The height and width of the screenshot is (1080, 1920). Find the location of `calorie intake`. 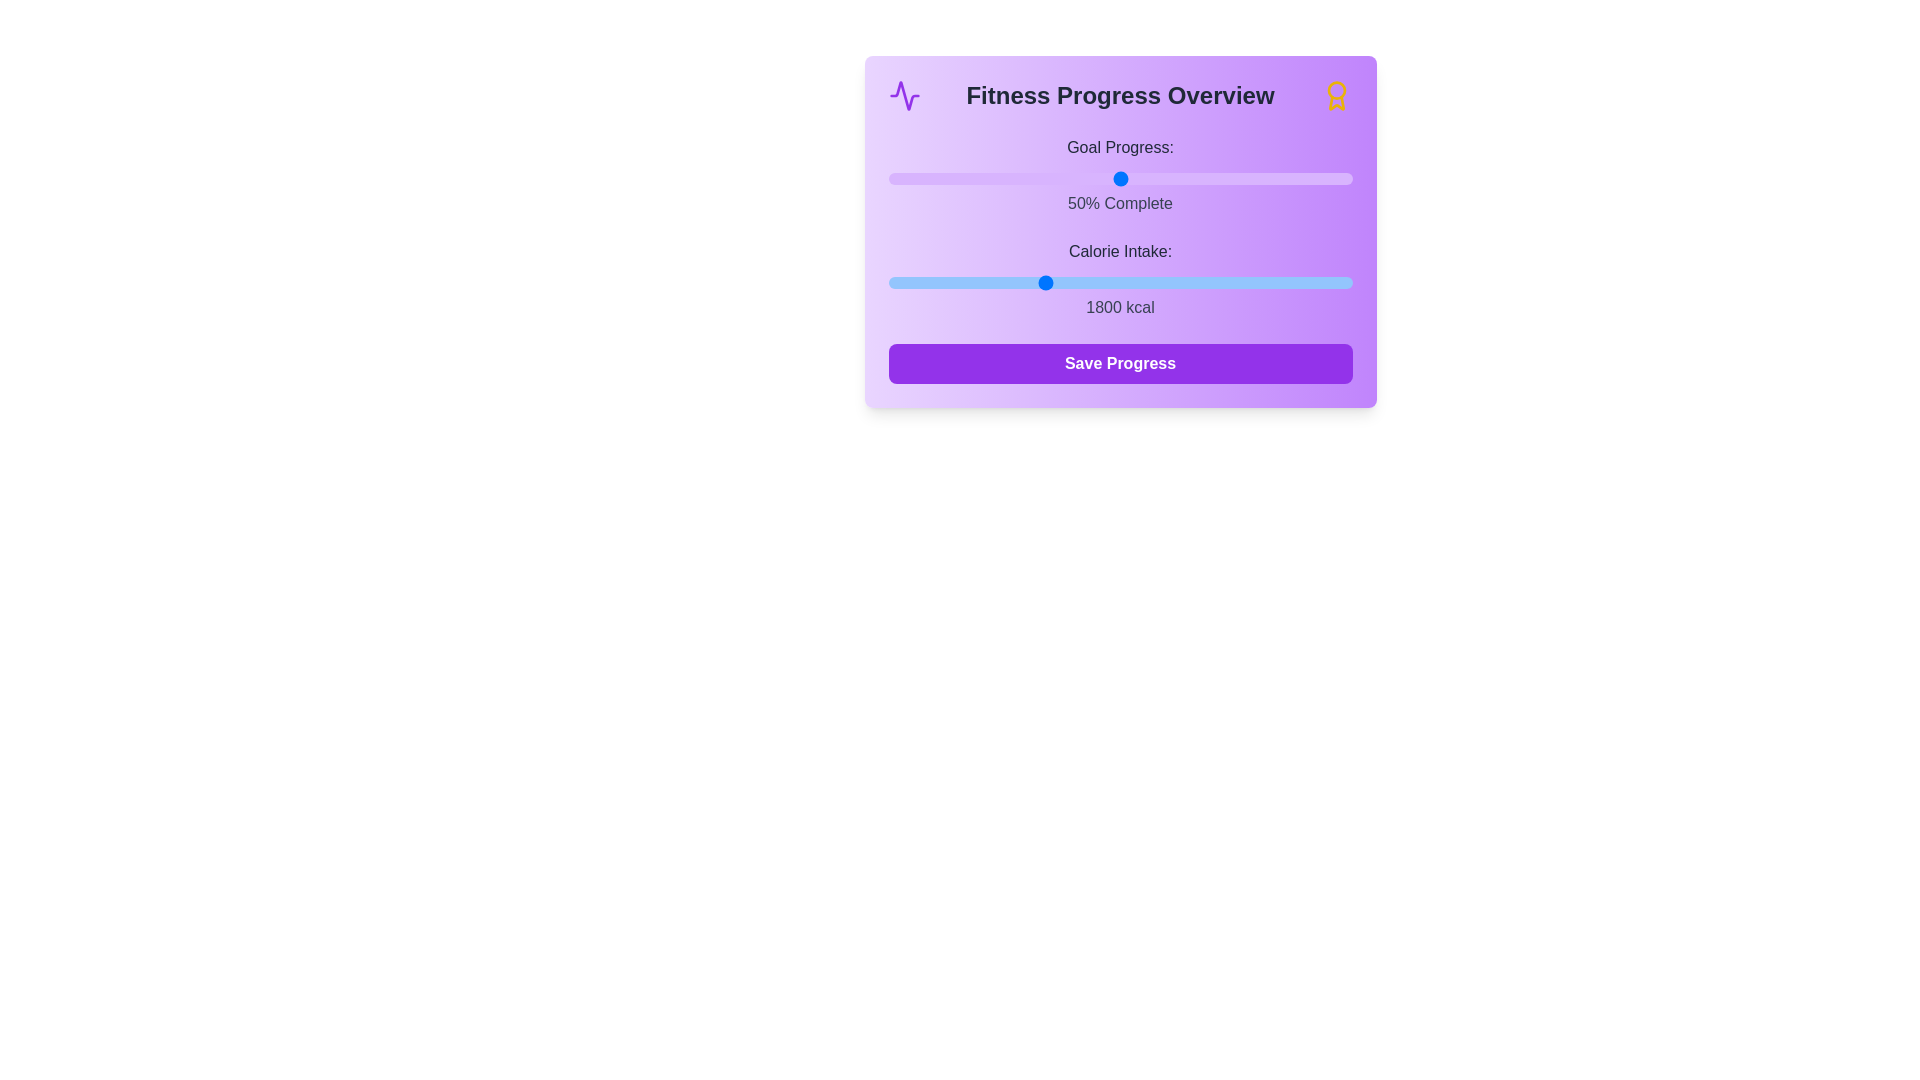

calorie intake is located at coordinates (944, 282).